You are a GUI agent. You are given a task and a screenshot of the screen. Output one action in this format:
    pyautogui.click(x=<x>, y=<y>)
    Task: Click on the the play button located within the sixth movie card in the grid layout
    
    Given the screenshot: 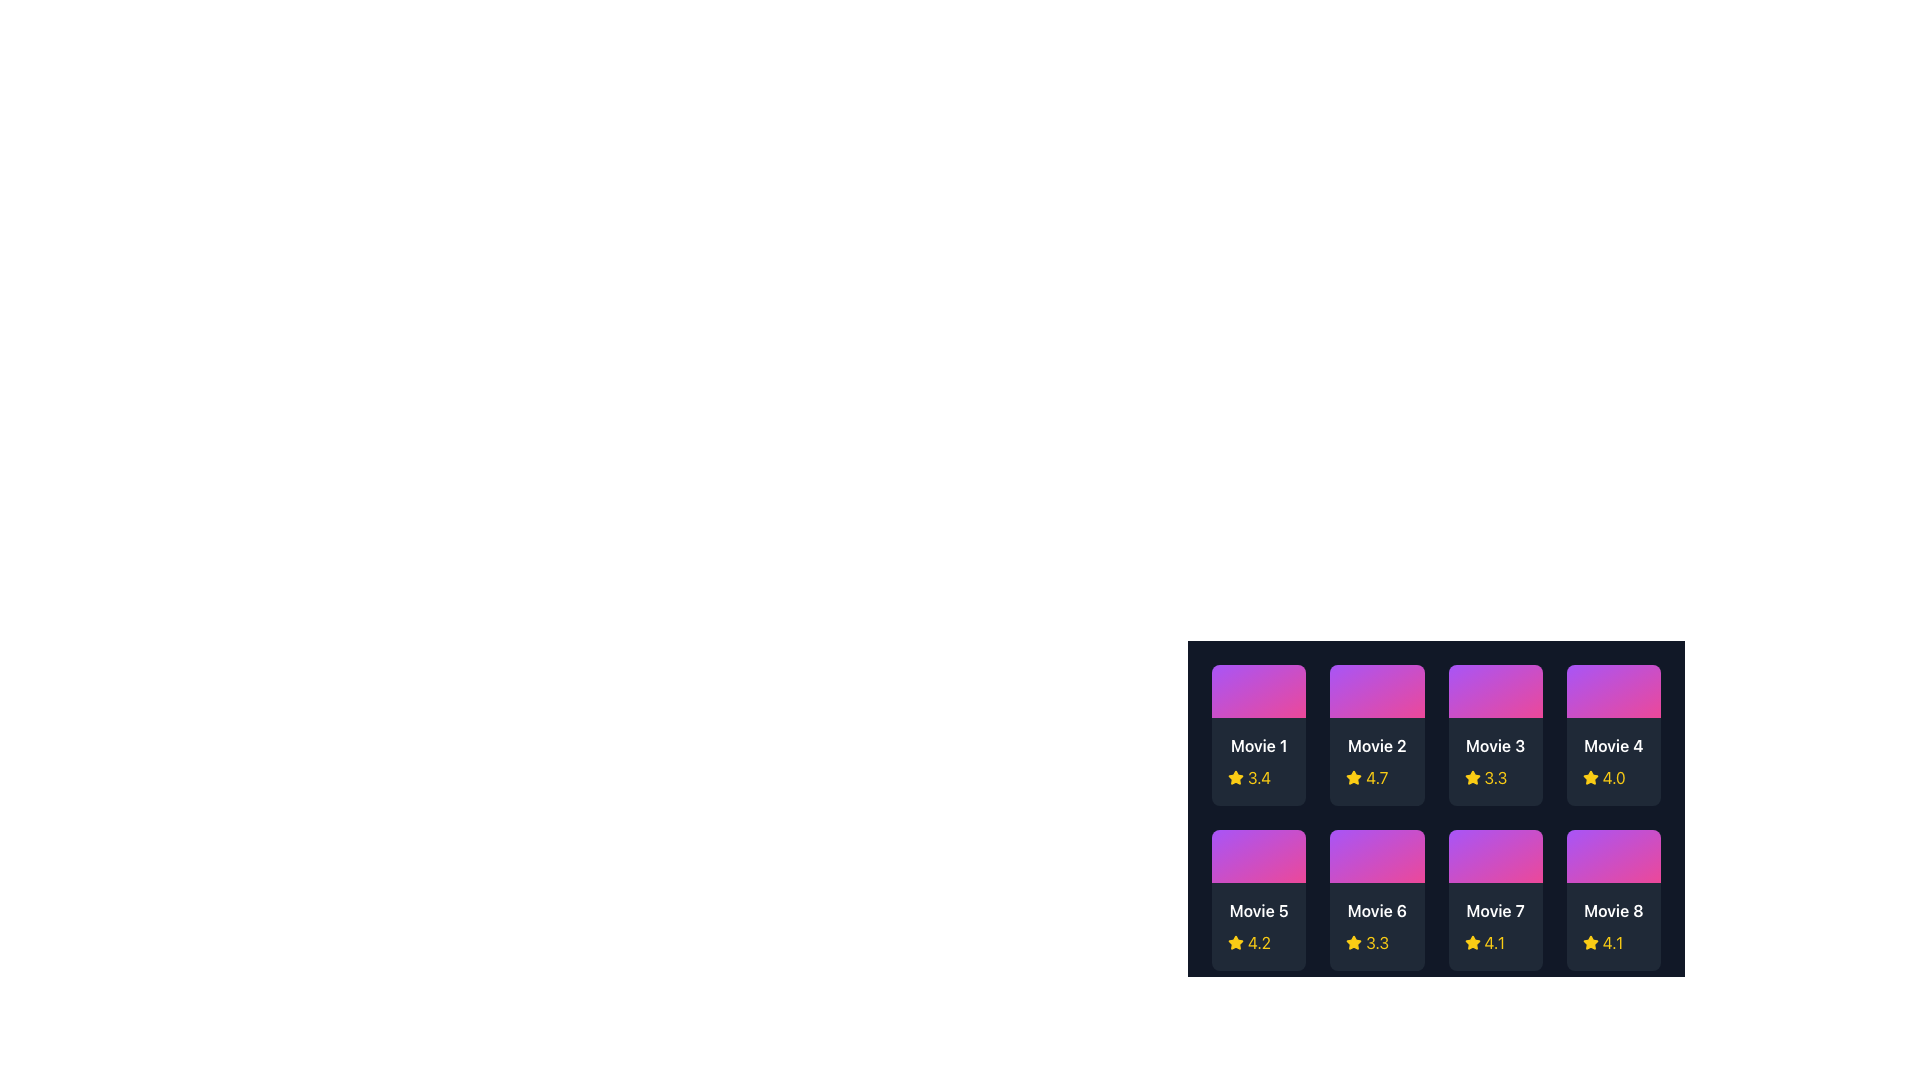 What is the action you would take?
    pyautogui.click(x=1378, y=855)
    